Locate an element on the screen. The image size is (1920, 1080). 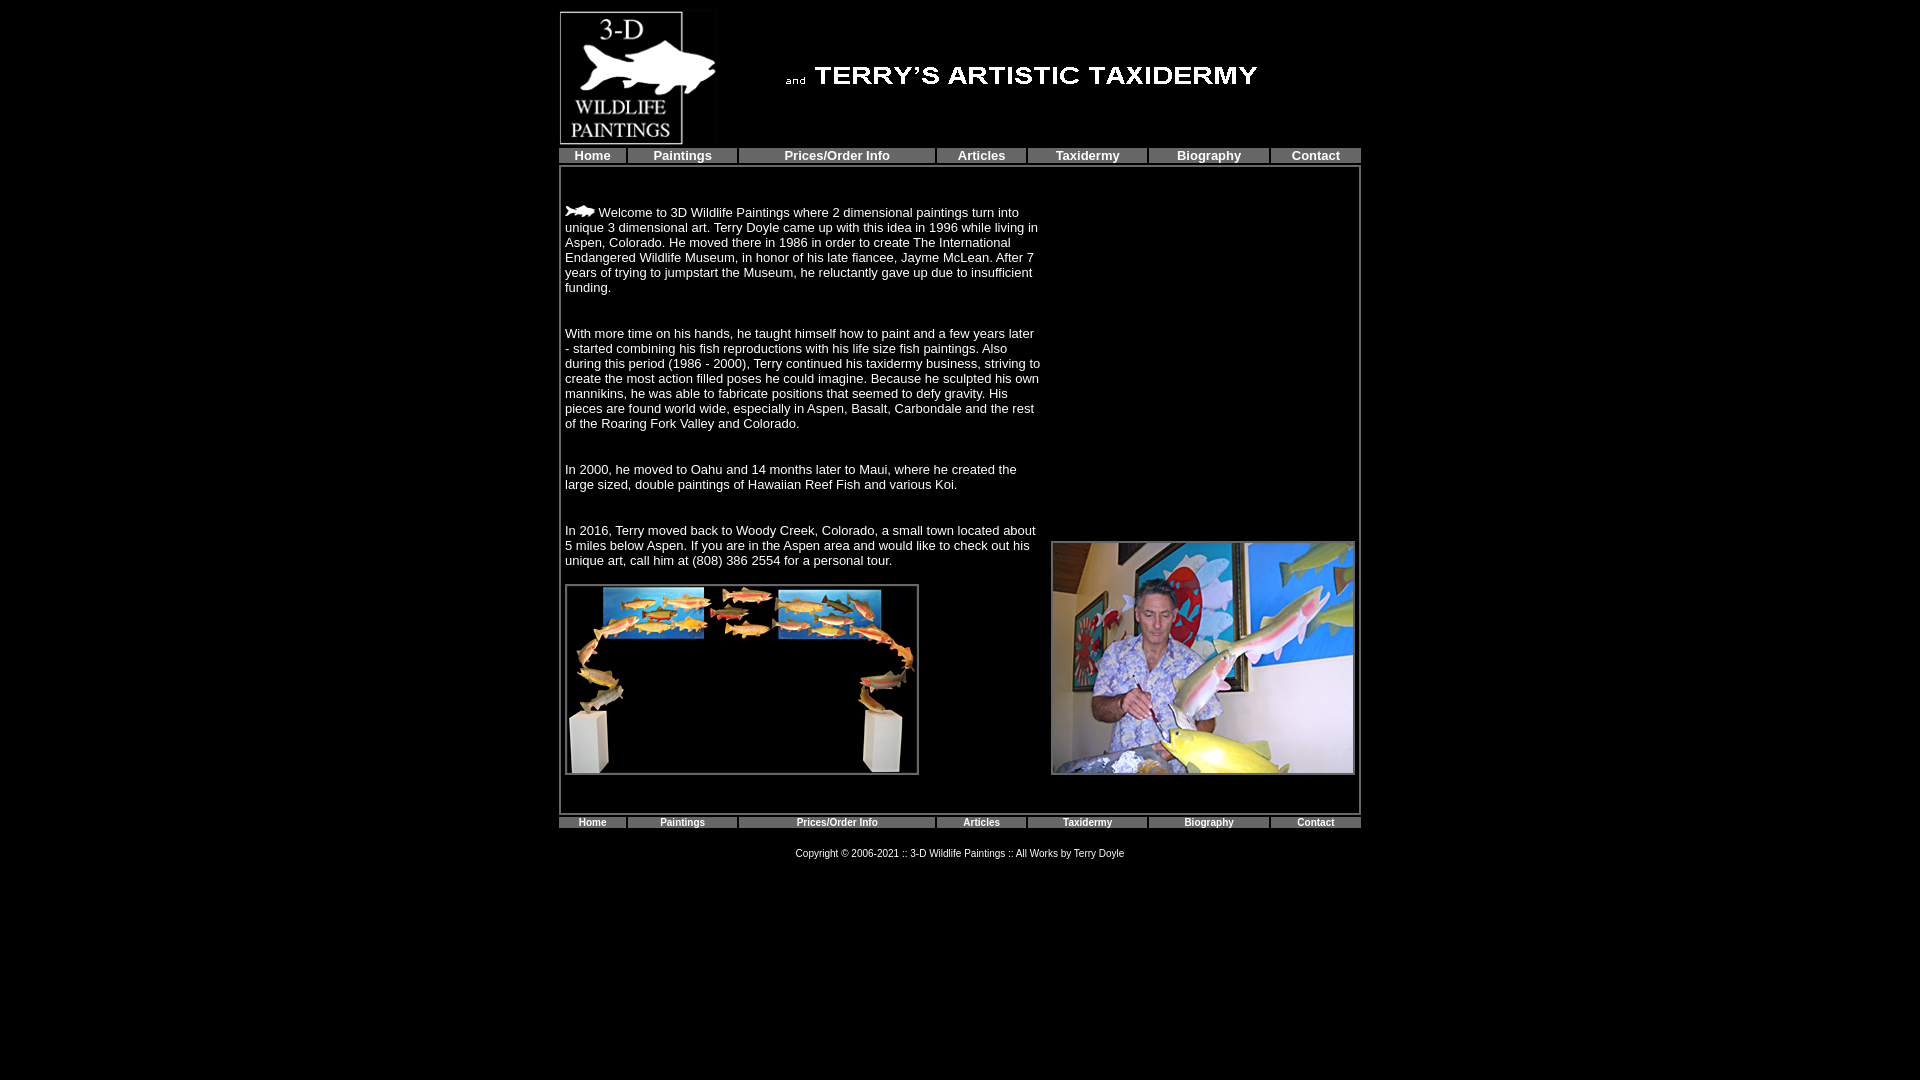
'Taxidermy' is located at coordinates (1087, 153).